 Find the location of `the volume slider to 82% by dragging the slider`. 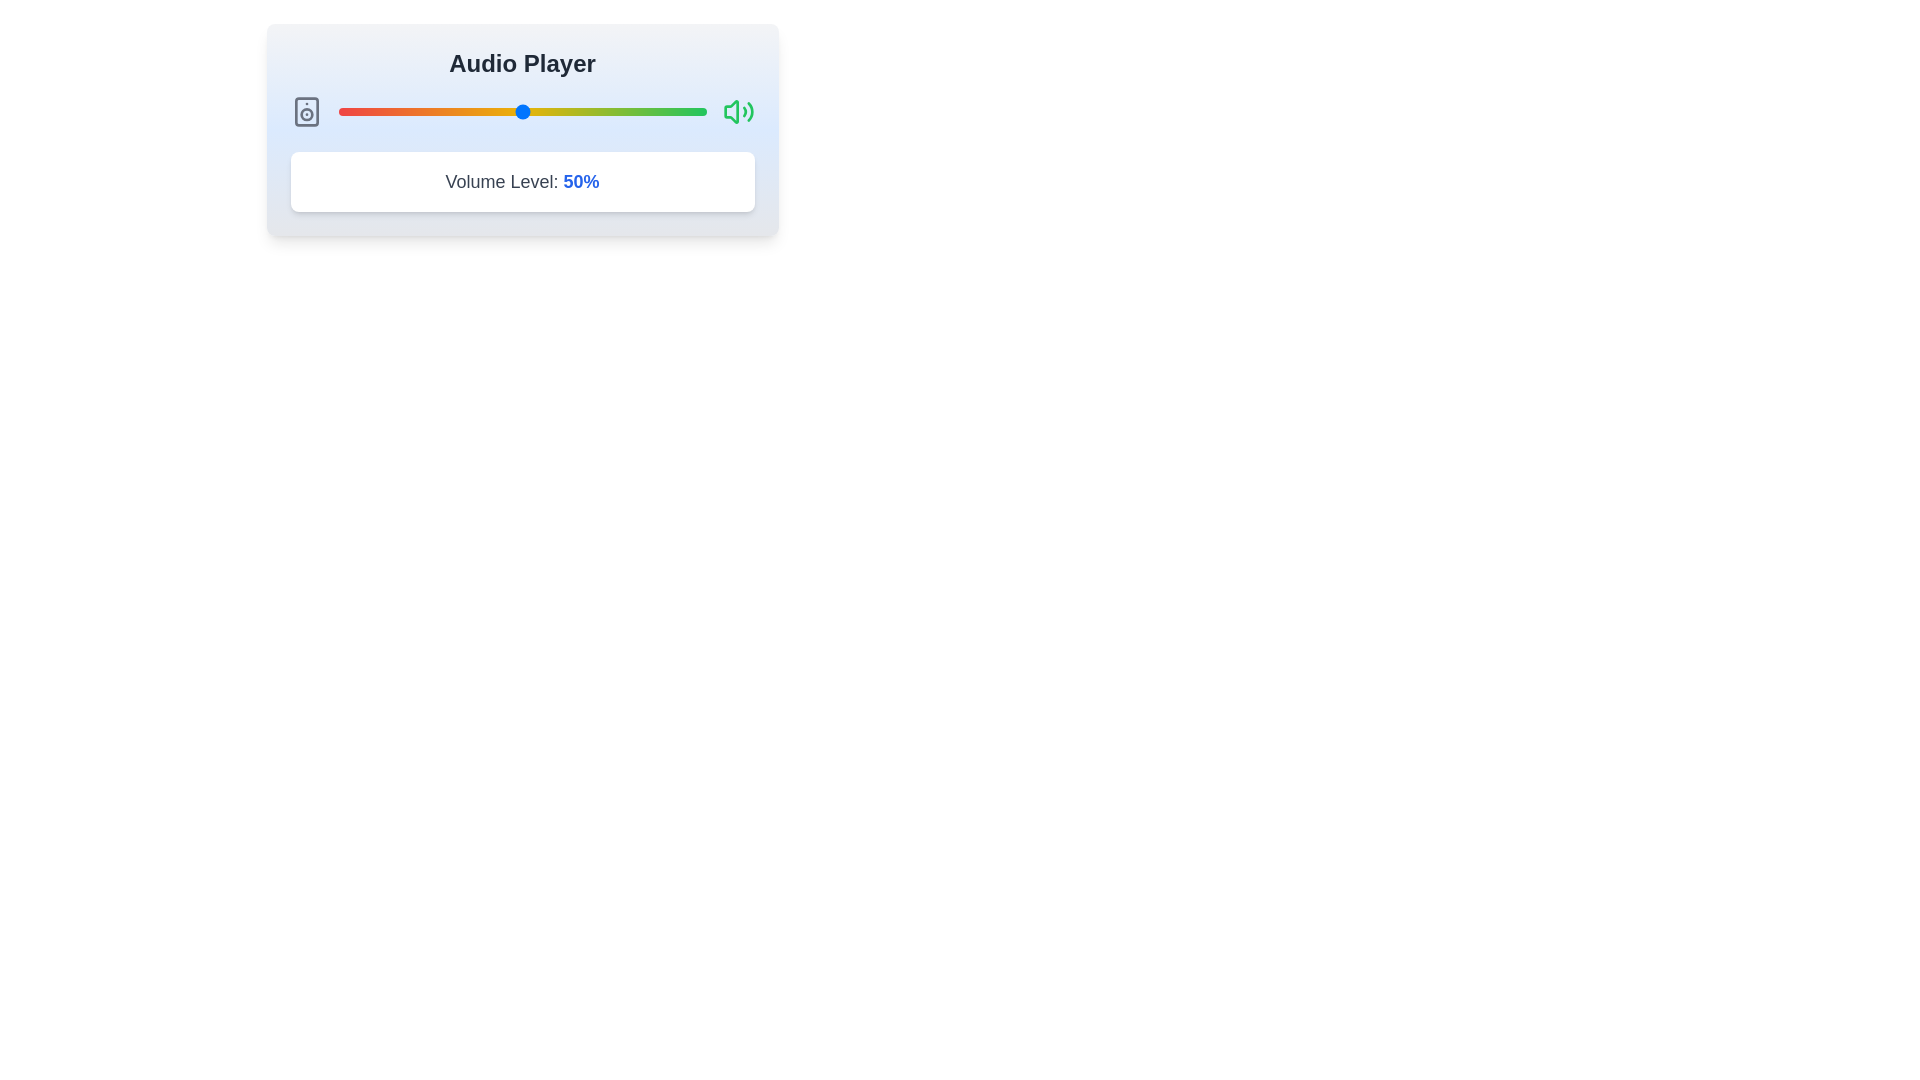

the volume slider to 82% by dragging the slider is located at coordinates (640, 111).